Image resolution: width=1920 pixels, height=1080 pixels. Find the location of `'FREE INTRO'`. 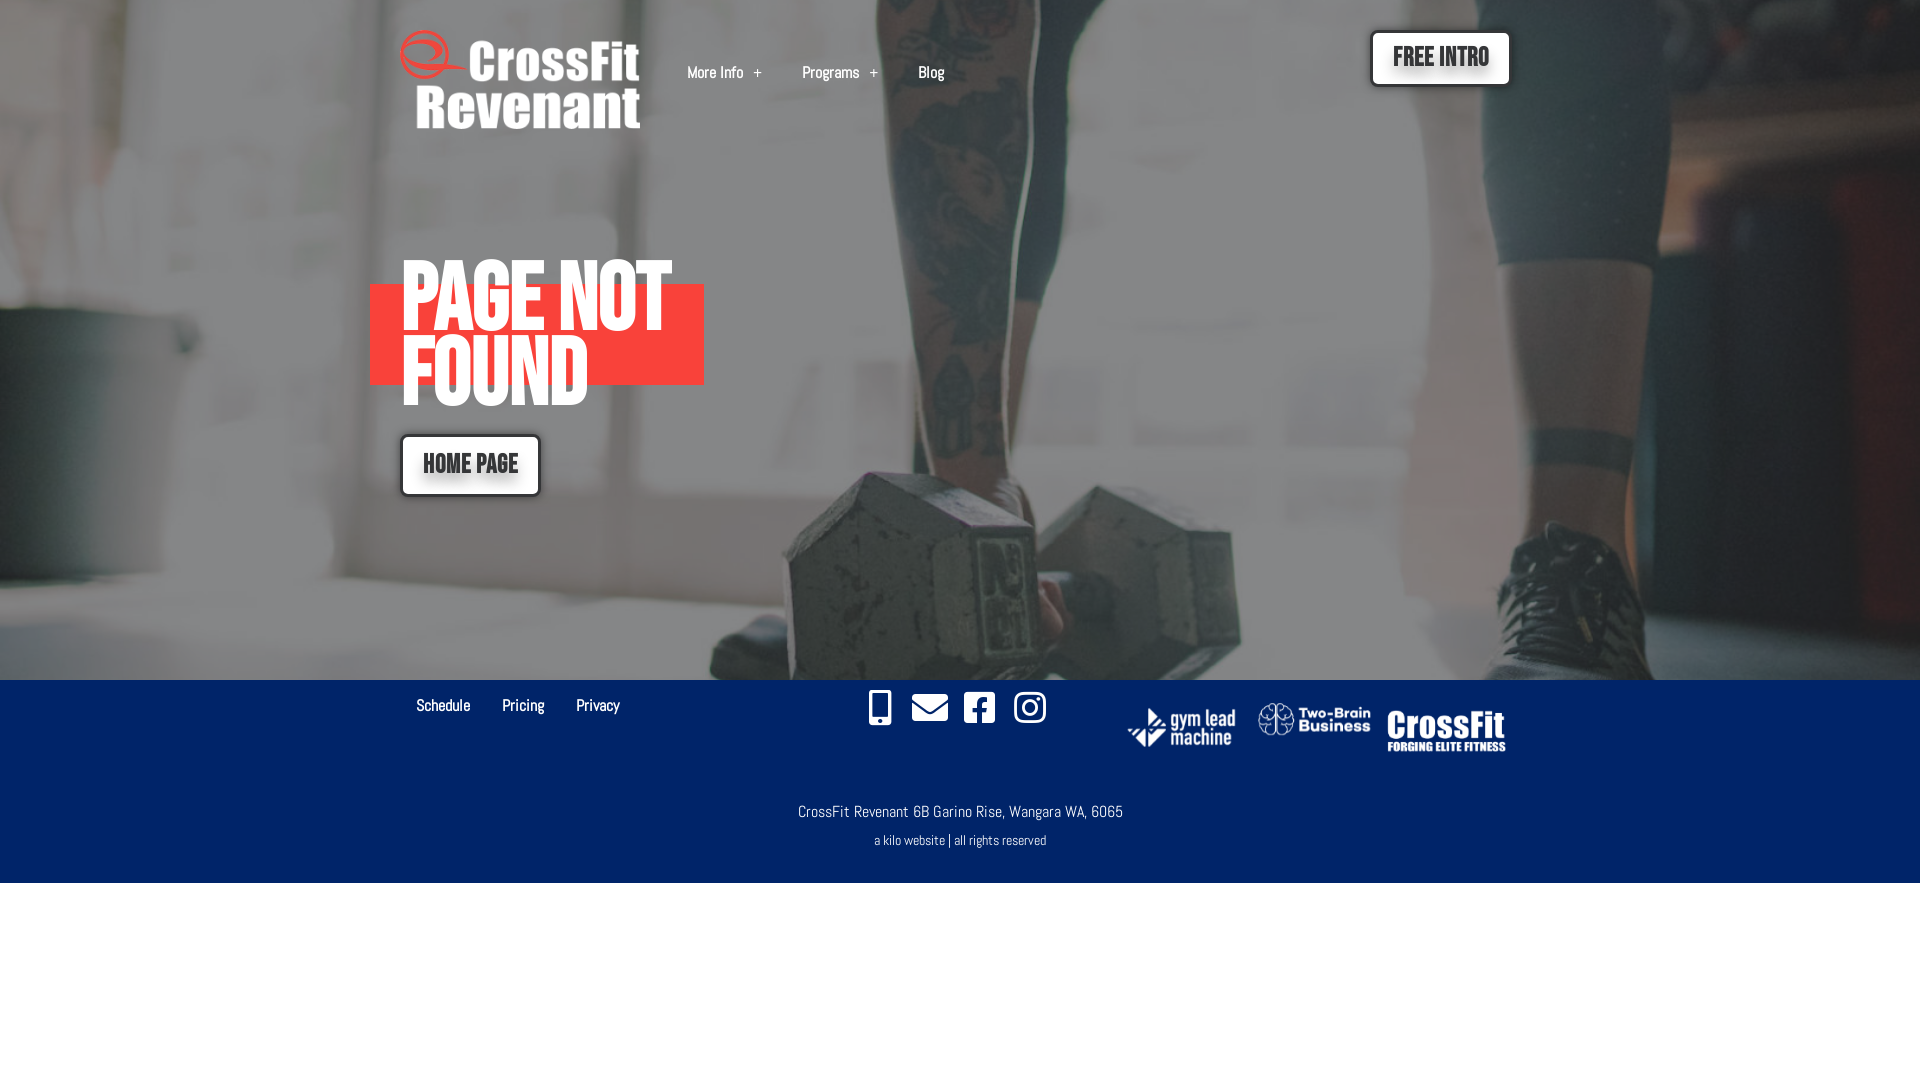

'FREE INTRO' is located at coordinates (1440, 57).